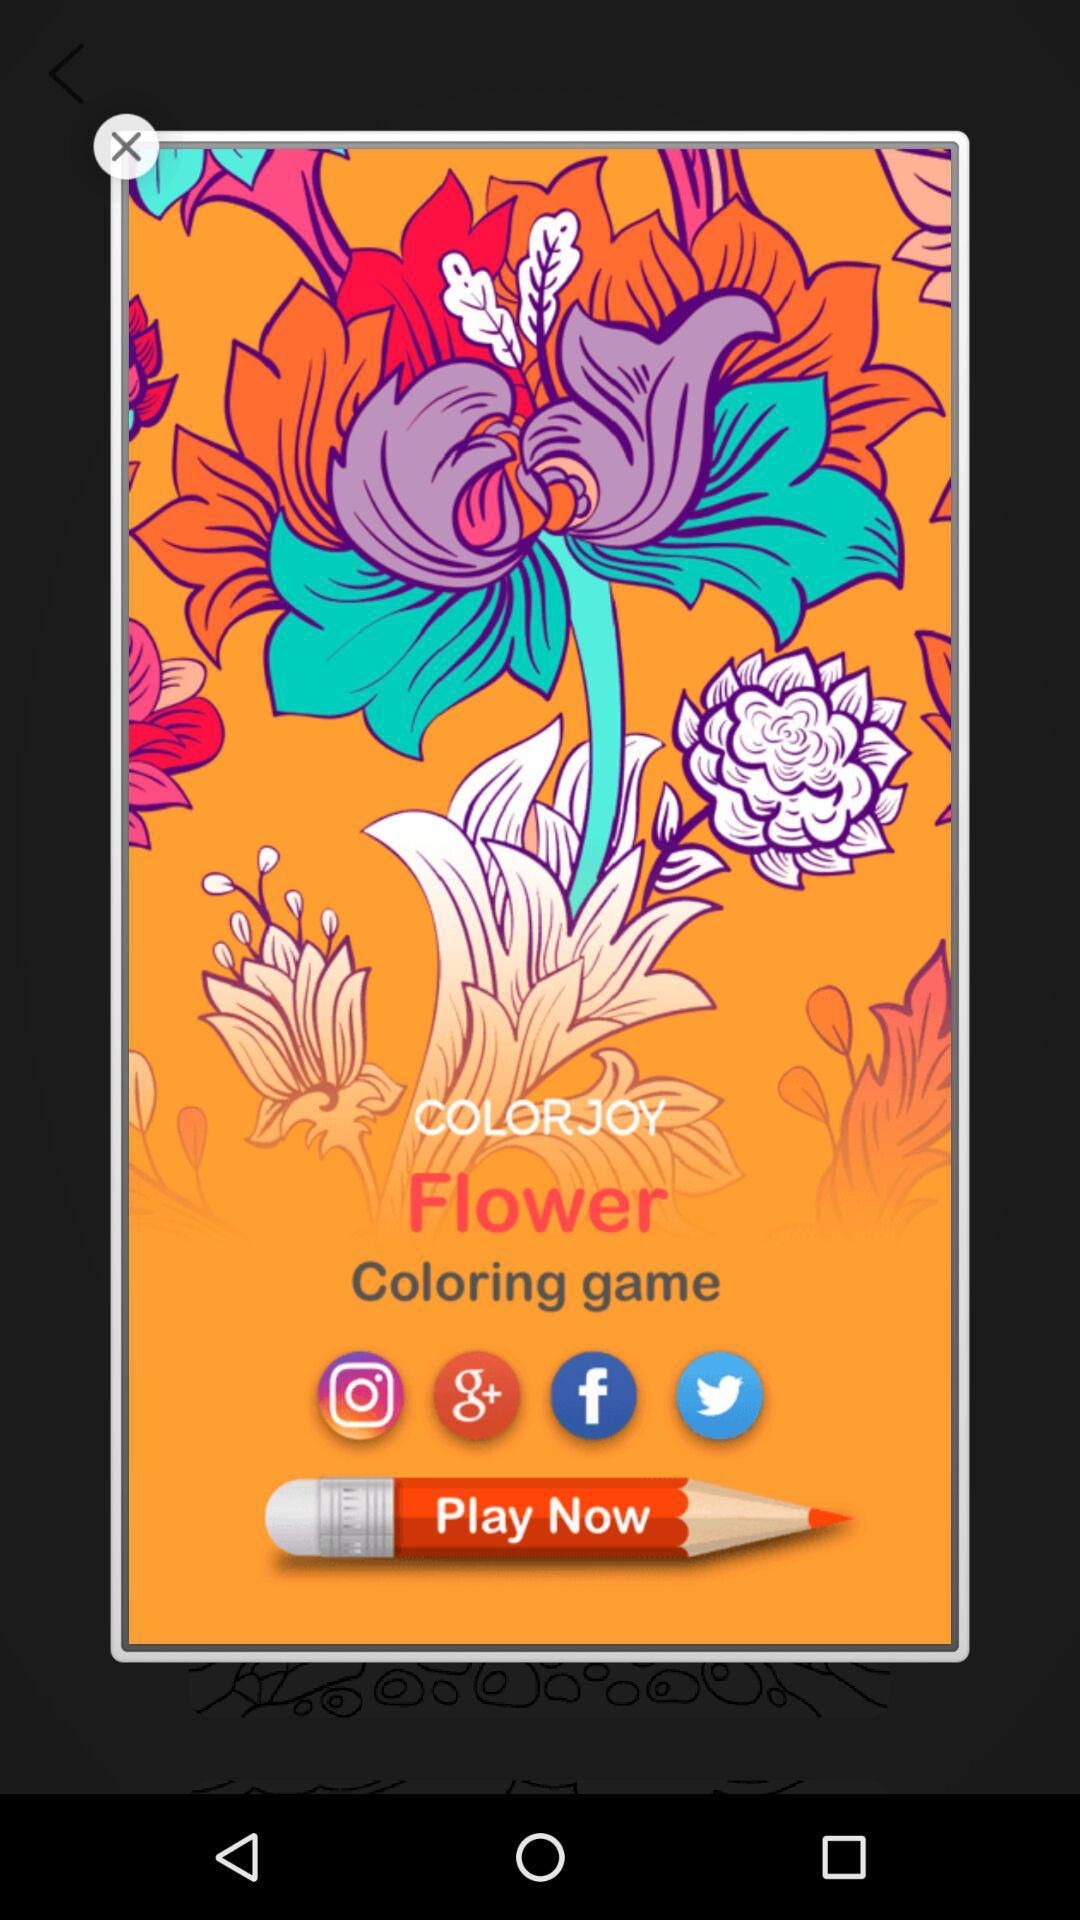  What do you see at coordinates (126, 145) in the screenshot?
I see `advertisements` at bounding box center [126, 145].